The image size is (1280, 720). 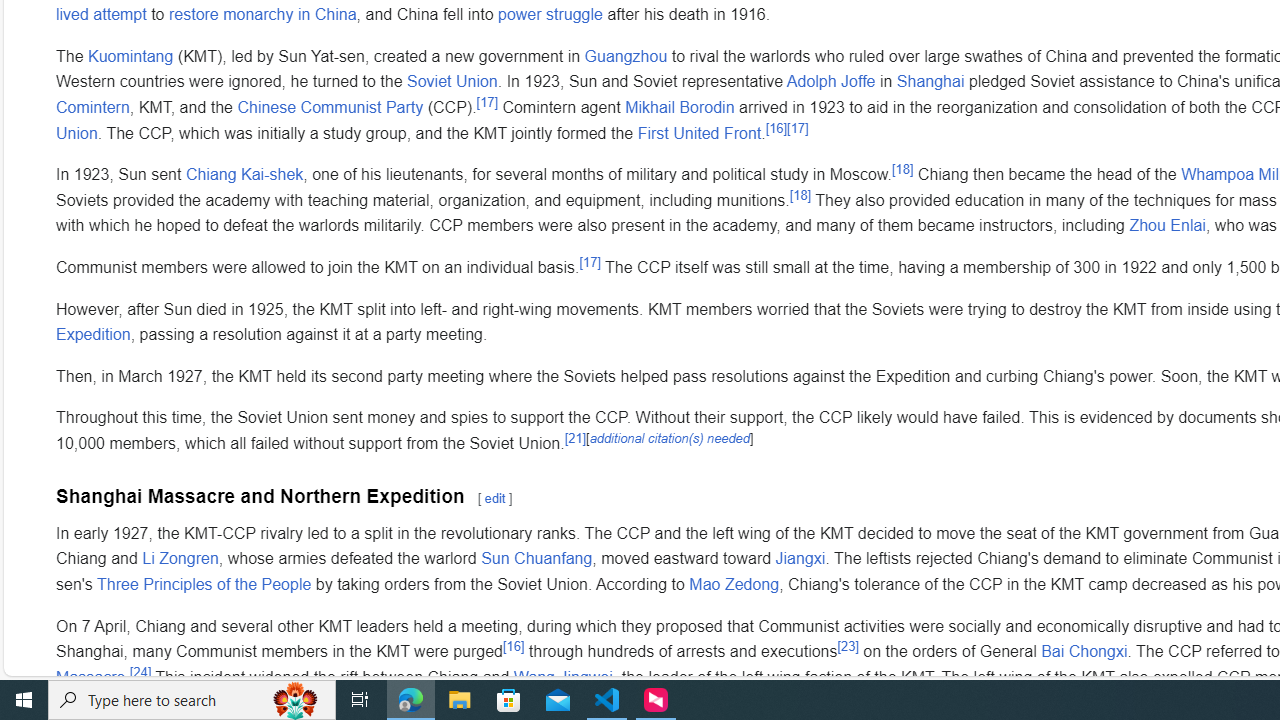 I want to click on 'Chiang Kai-shek', so click(x=244, y=174).